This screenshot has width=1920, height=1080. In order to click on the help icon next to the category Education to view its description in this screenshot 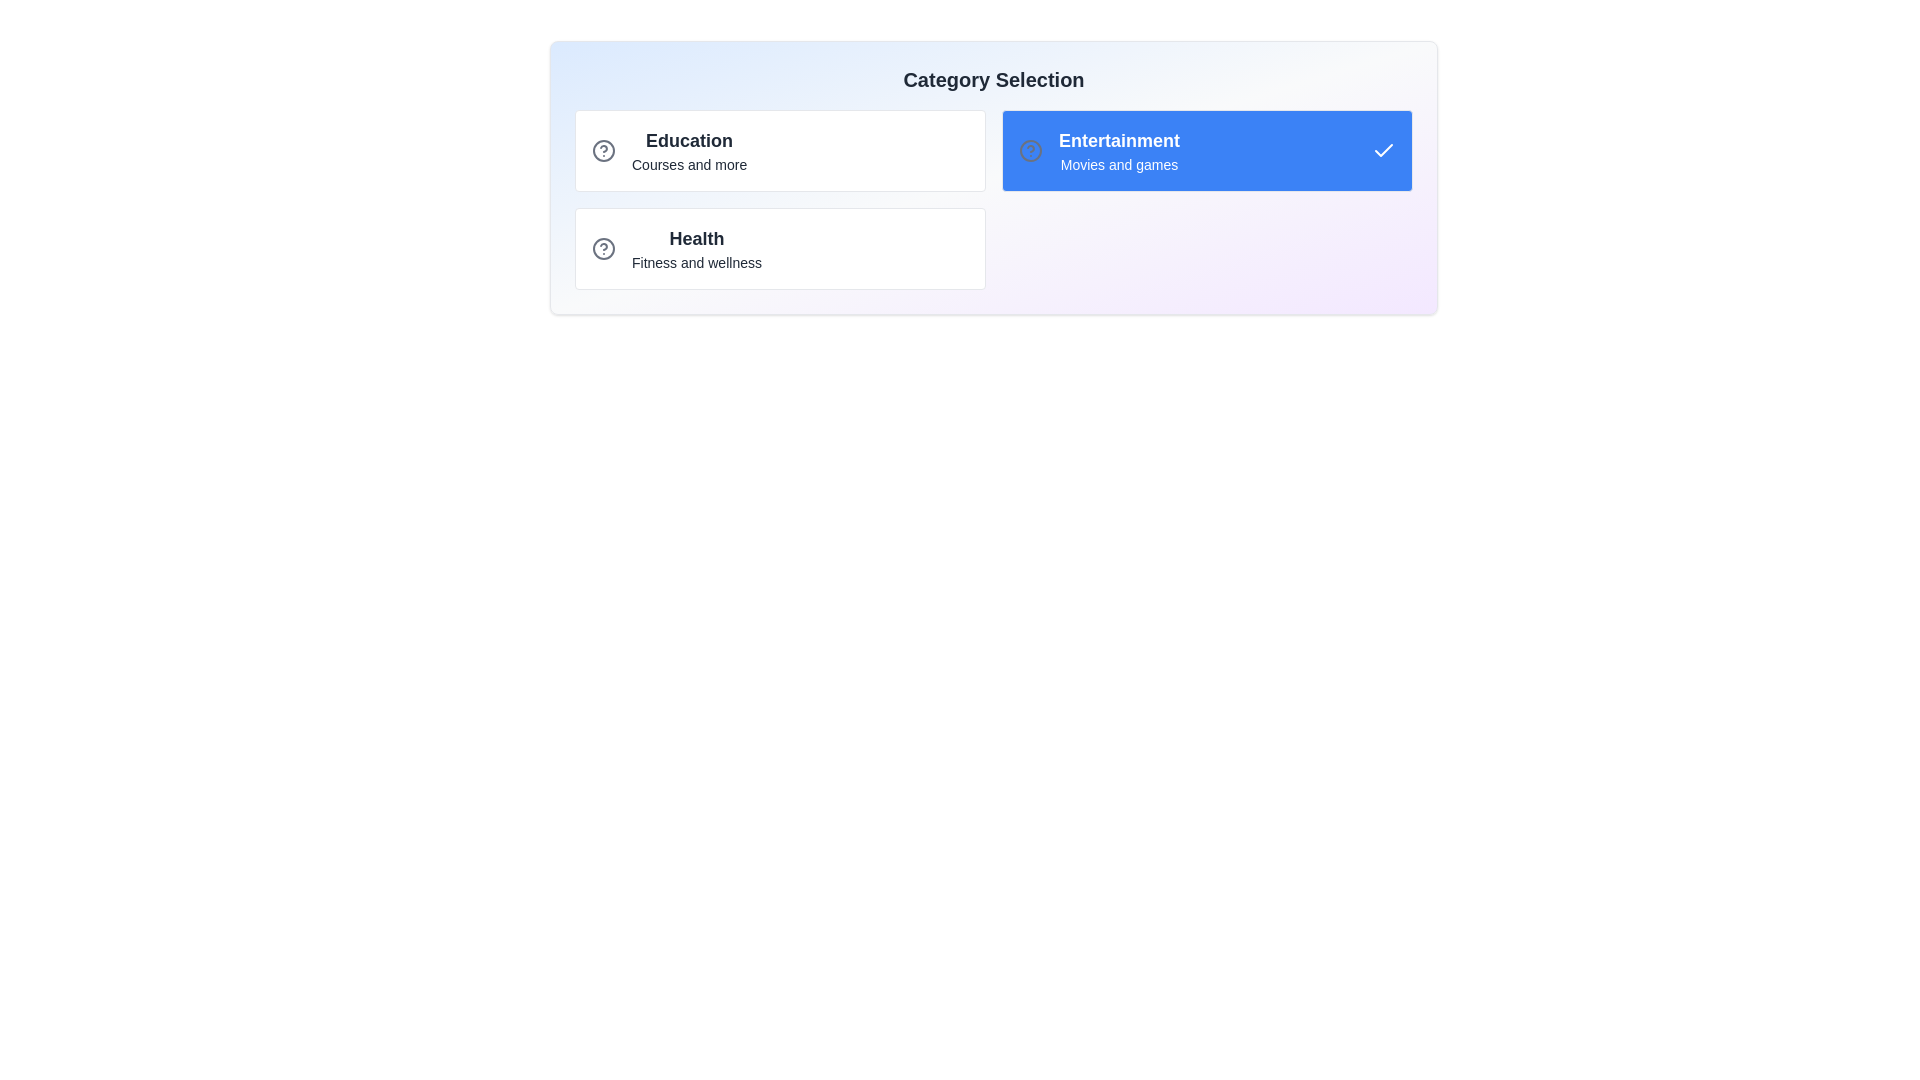, I will do `click(603, 149)`.